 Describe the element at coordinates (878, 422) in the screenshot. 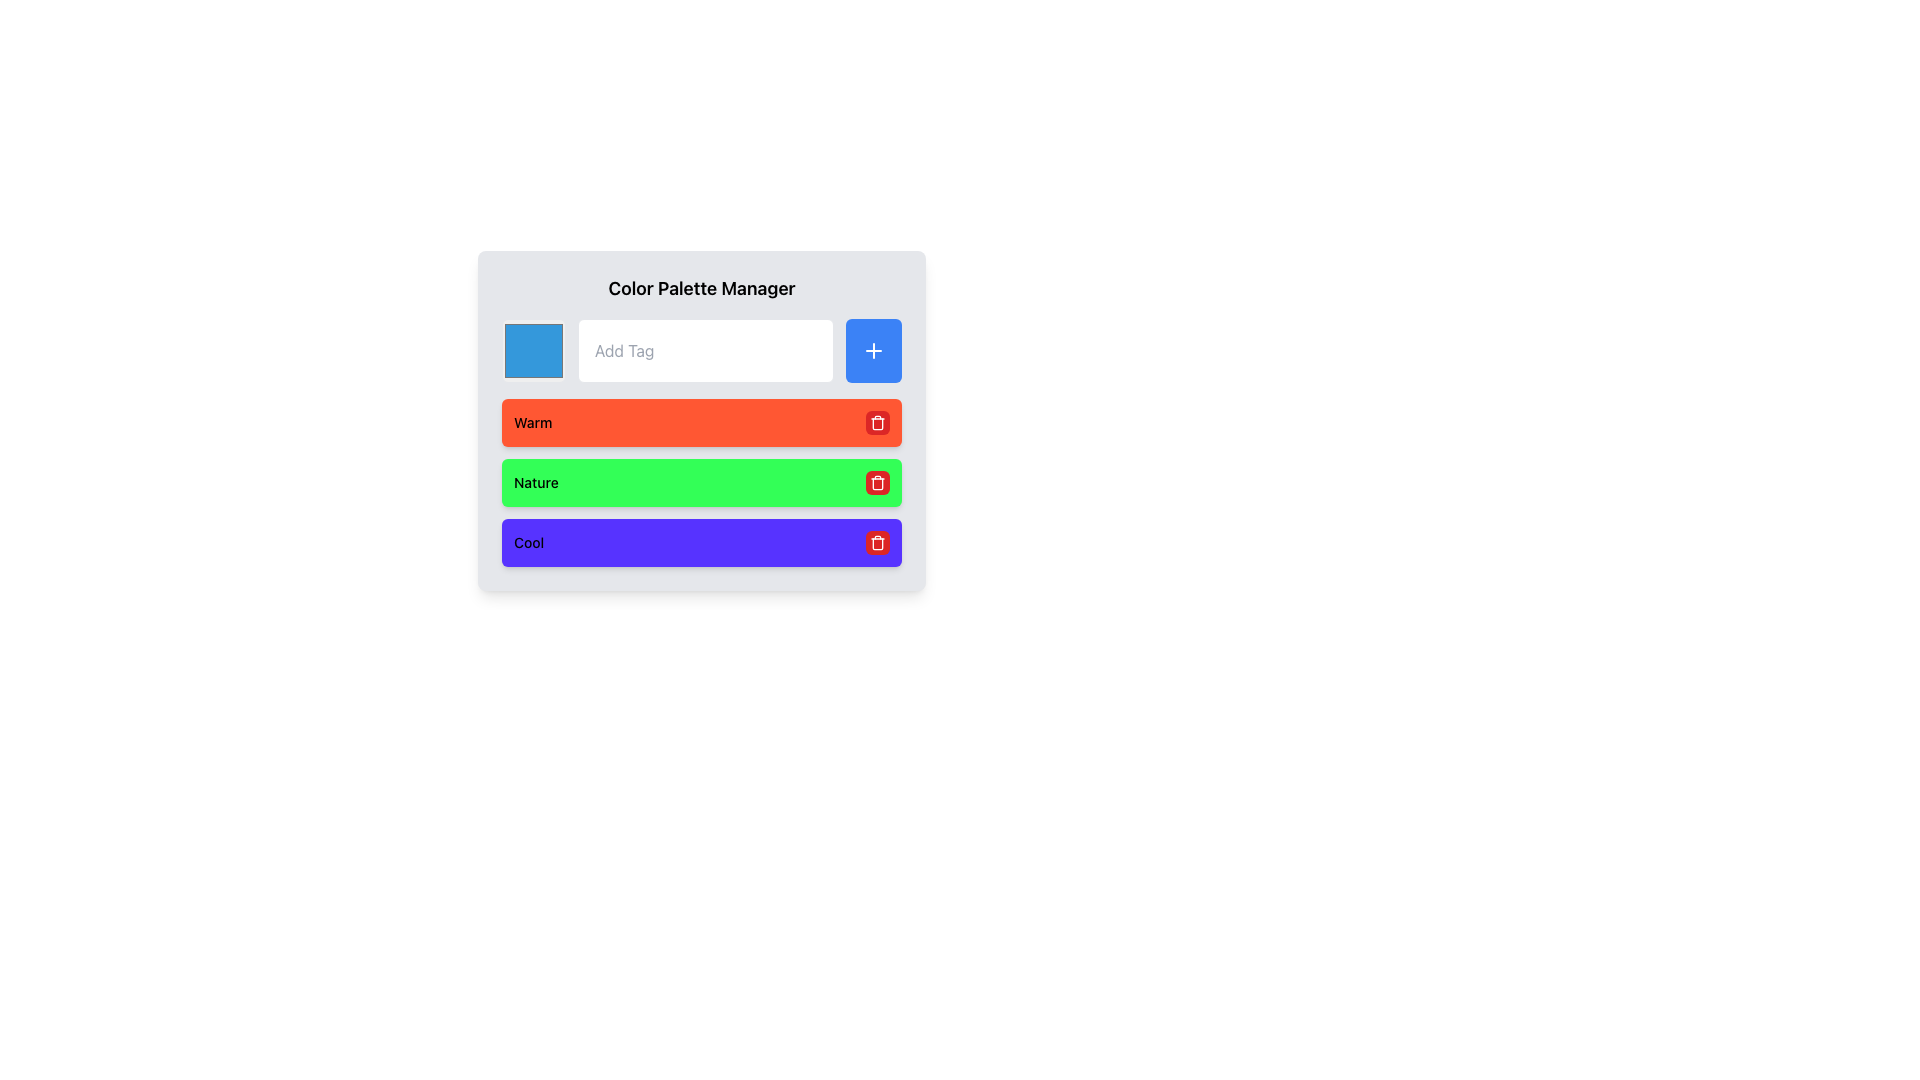

I see `the button located on the far right of the 'Warm' tag section in the color palette manager interface` at that location.